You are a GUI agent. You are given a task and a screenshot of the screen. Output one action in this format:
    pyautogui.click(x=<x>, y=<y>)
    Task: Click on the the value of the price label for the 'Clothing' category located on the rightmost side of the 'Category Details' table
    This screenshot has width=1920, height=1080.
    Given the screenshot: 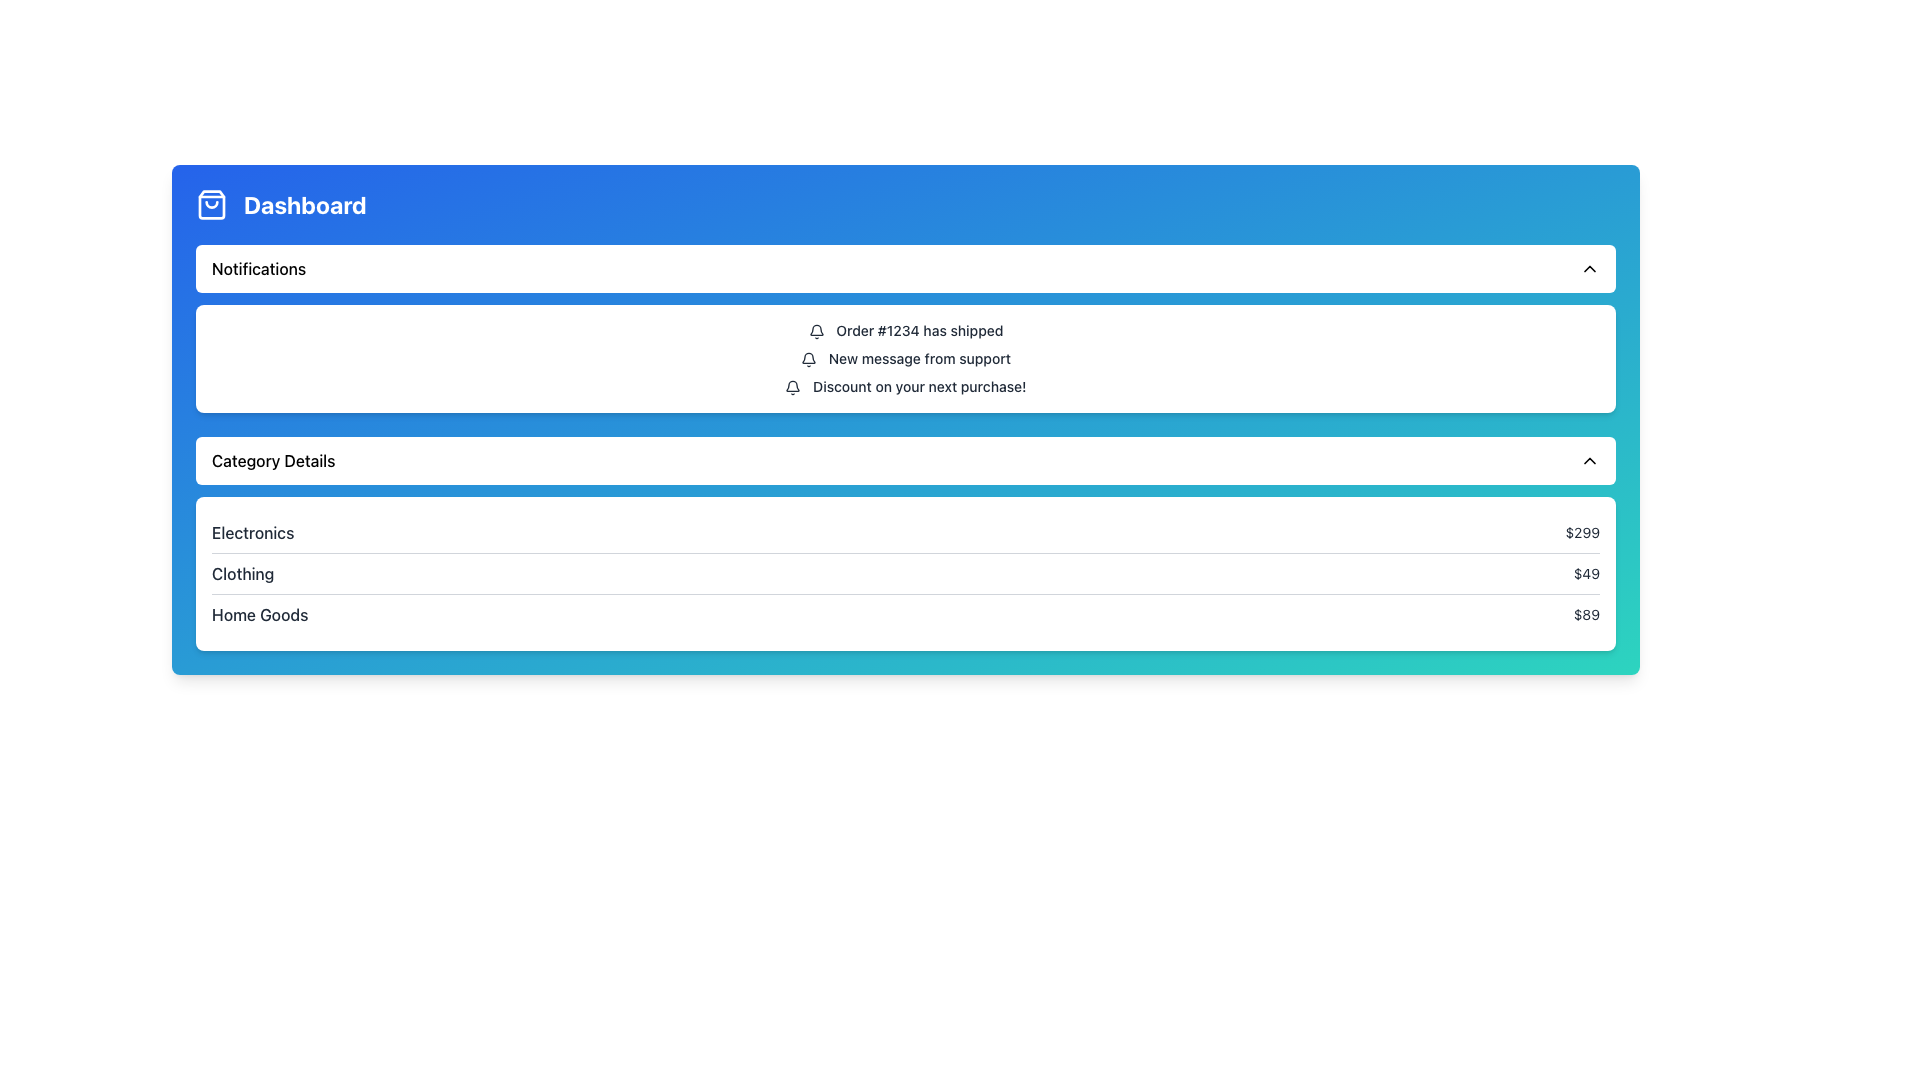 What is the action you would take?
    pyautogui.click(x=1585, y=574)
    